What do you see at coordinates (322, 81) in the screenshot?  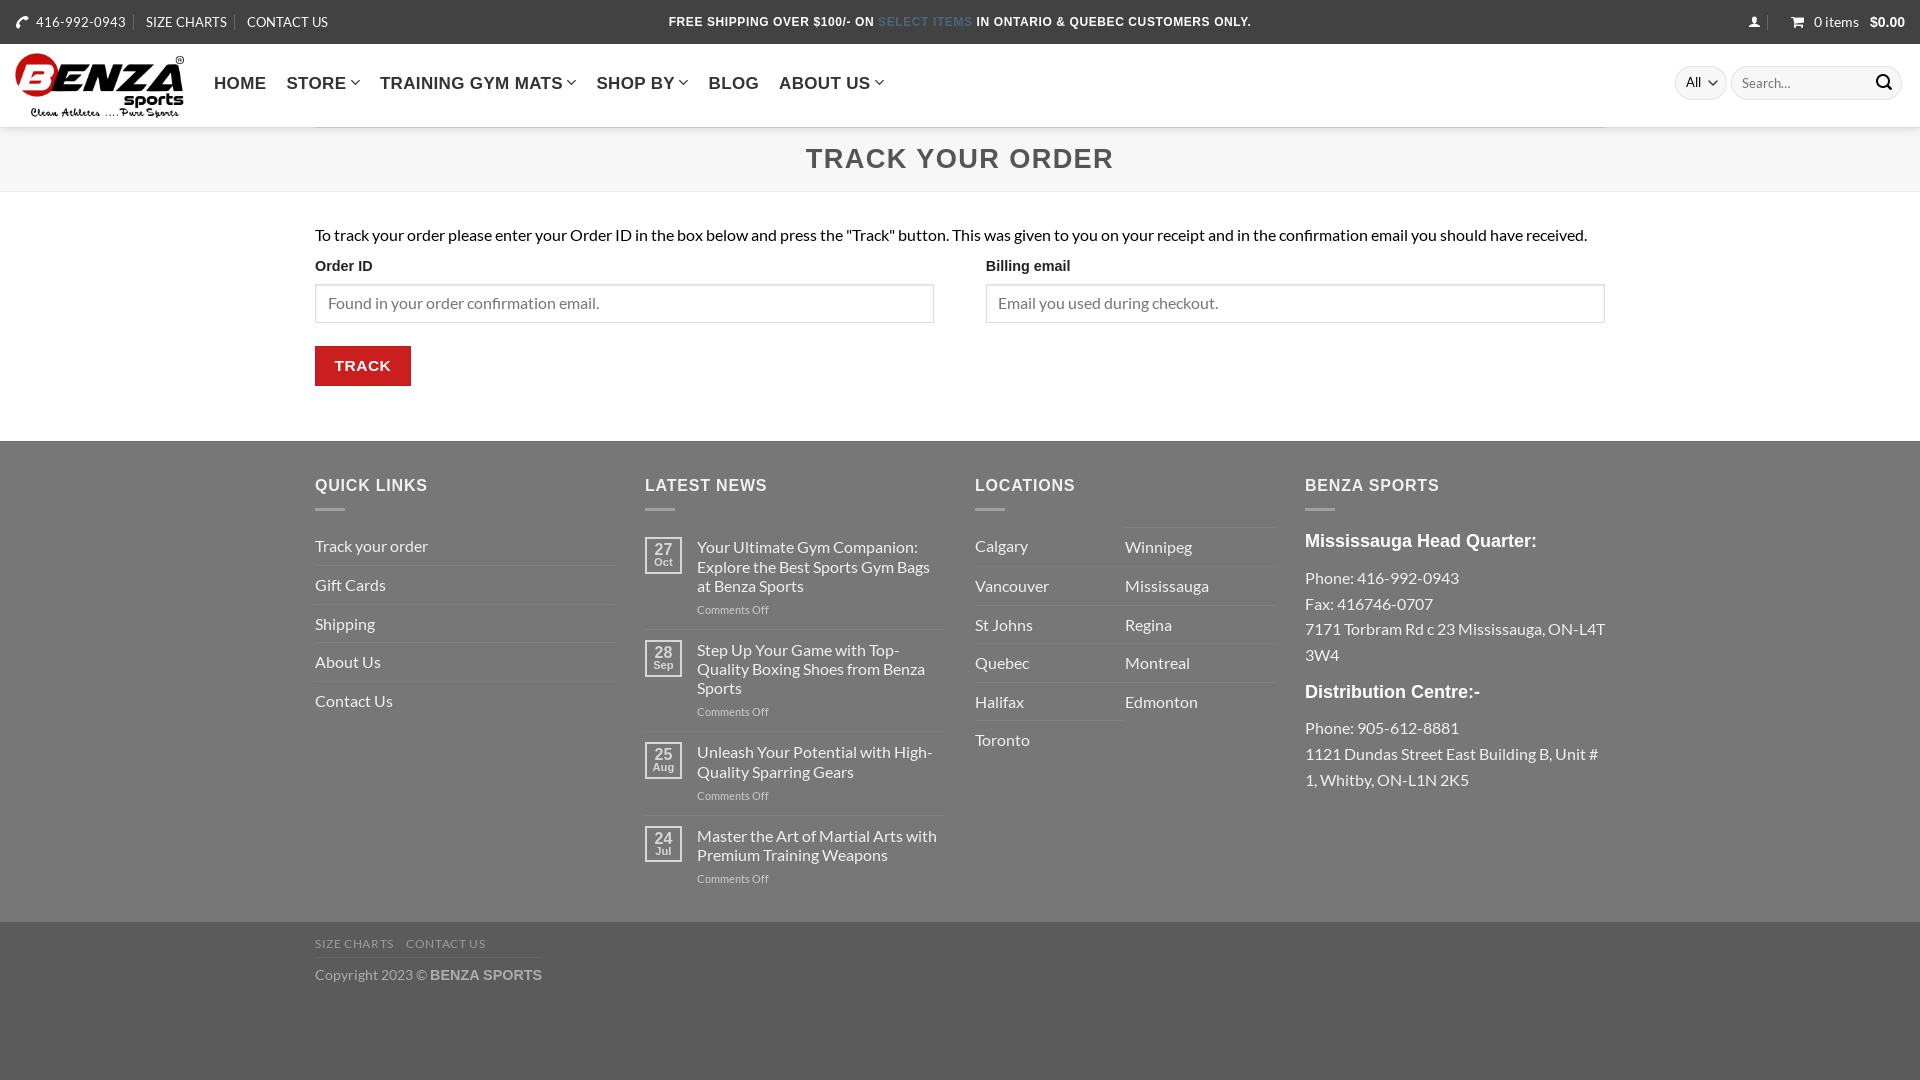 I see `'STORE'` at bounding box center [322, 81].